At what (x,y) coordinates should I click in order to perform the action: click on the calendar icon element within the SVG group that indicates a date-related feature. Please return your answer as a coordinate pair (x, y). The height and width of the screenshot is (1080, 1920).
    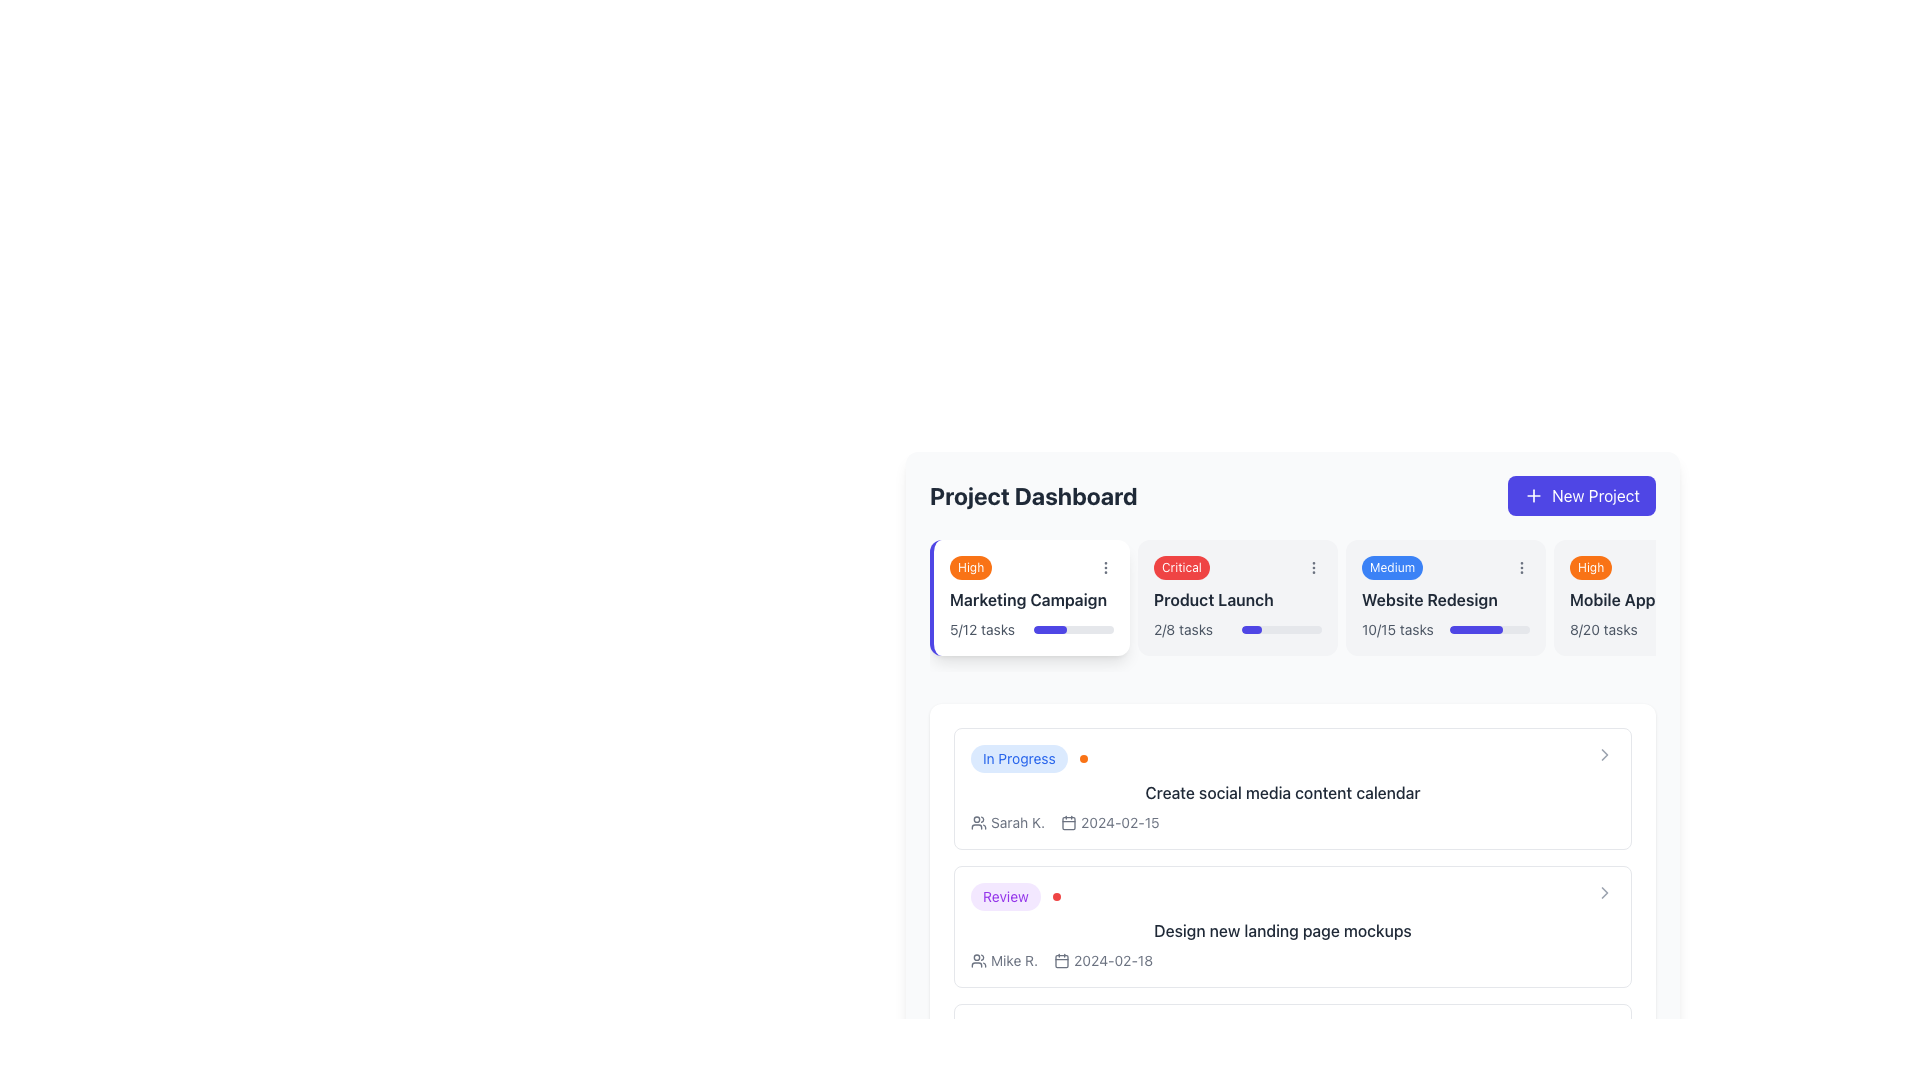
    Looking at the image, I should click on (1068, 823).